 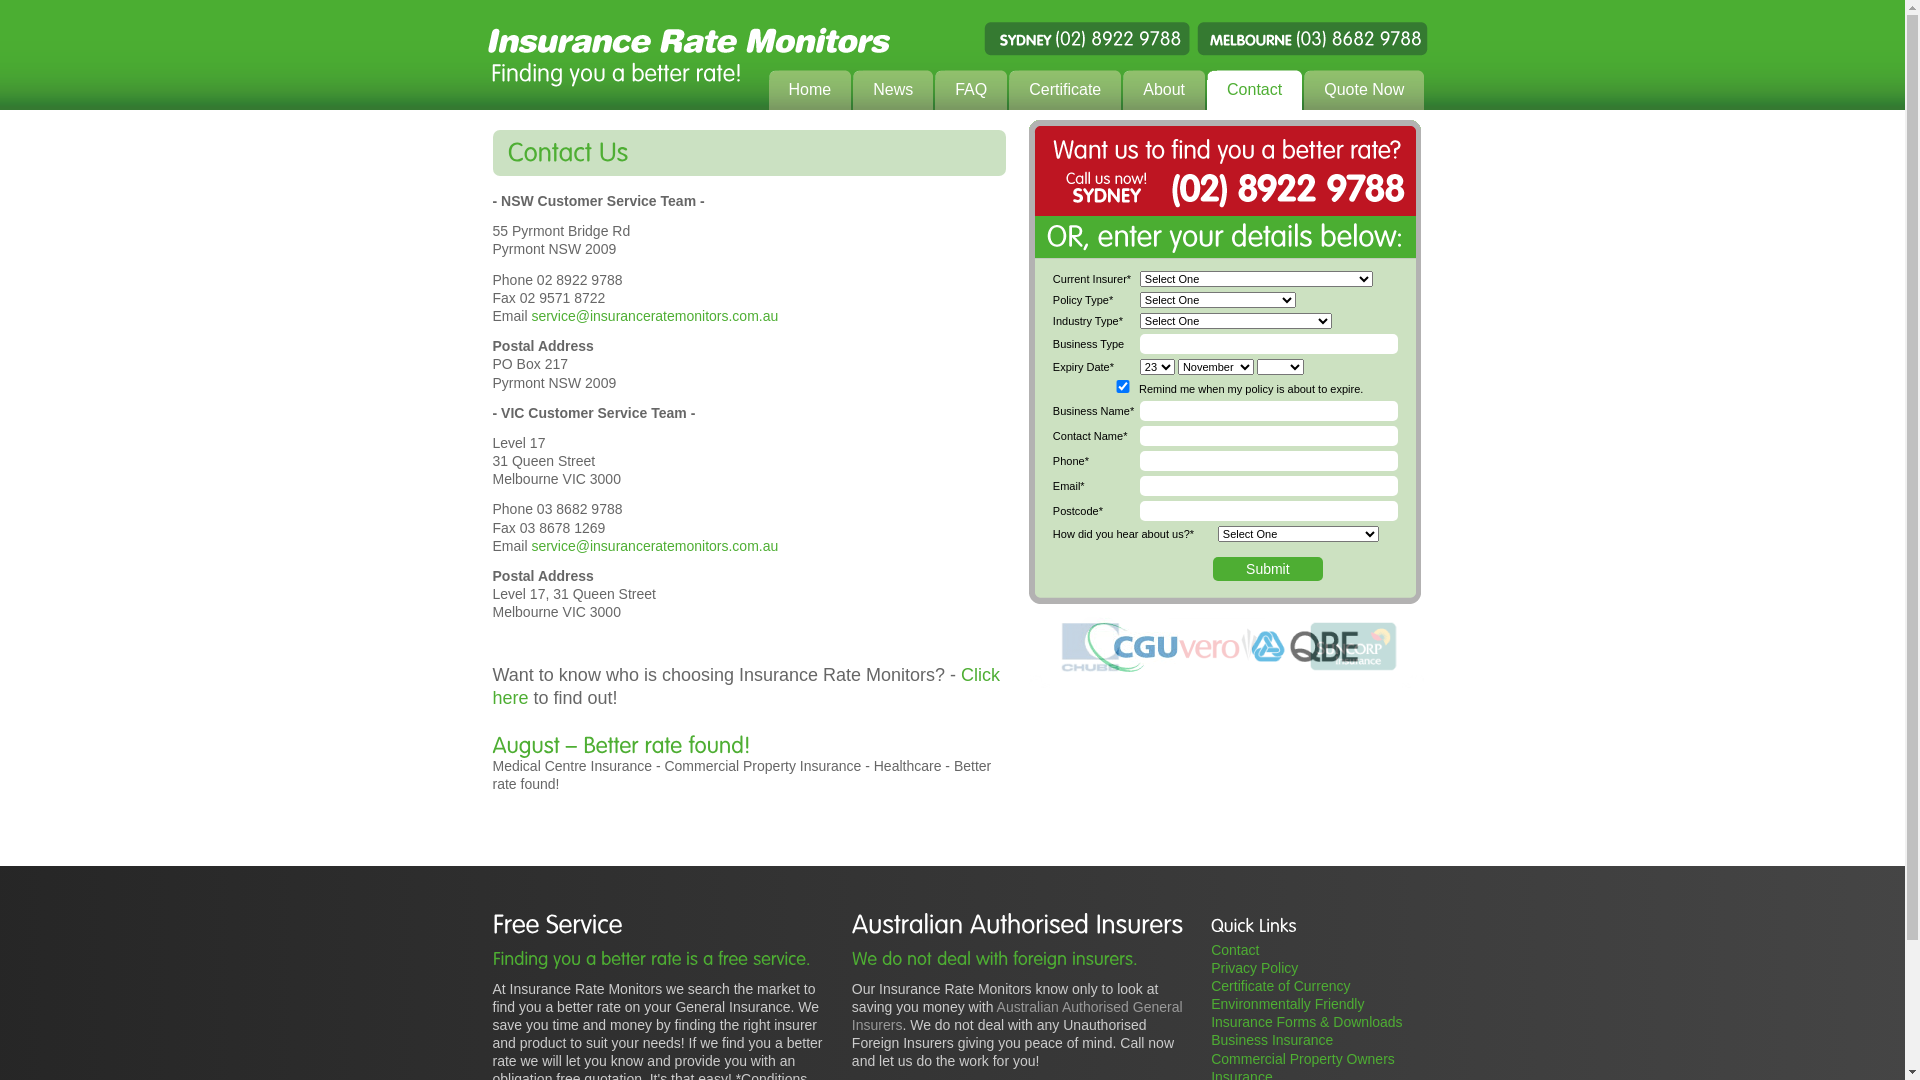 I want to click on 'Quote Now', so click(x=1362, y=91).